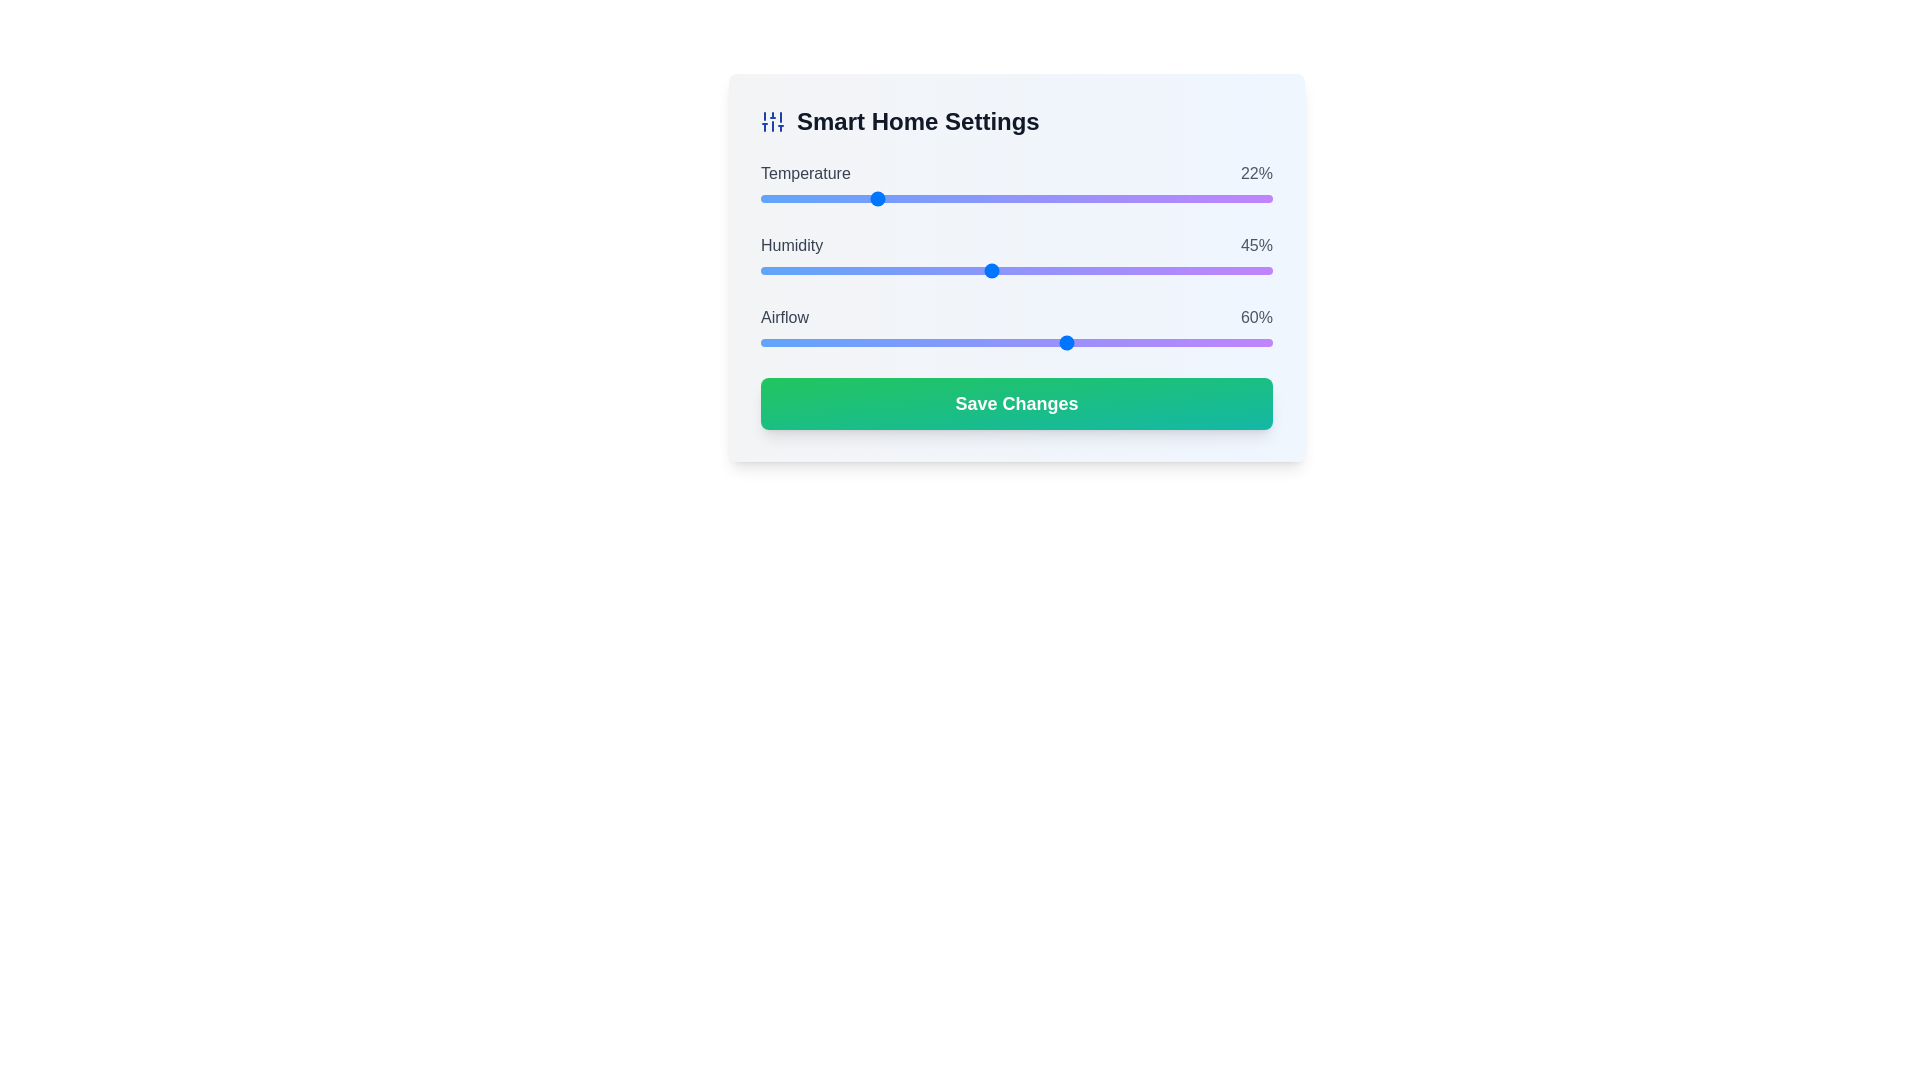 Image resolution: width=1920 pixels, height=1080 pixels. Describe the element at coordinates (944, 199) in the screenshot. I see `temperature slider` at that location.